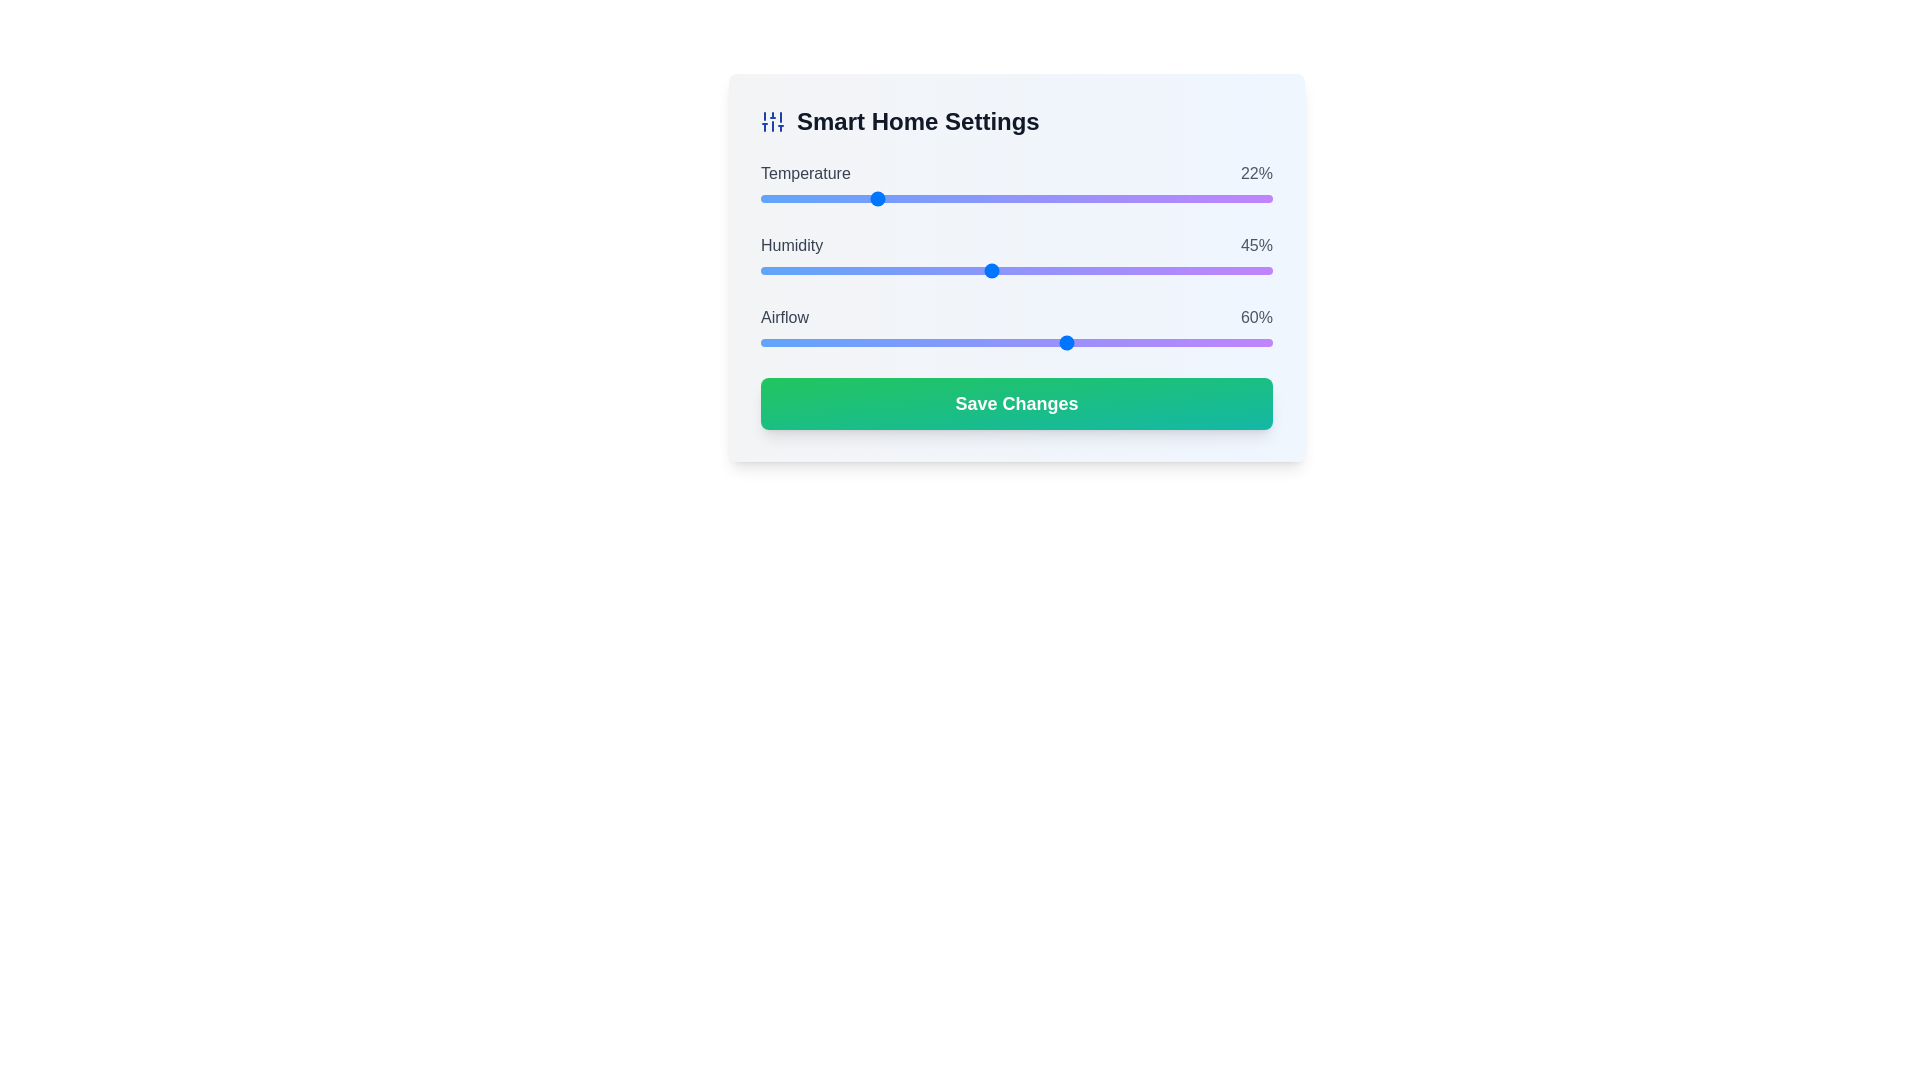 Image resolution: width=1920 pixels, height=1080 pixels. Describe the element at coordinates (944, 199) in the screenshot. I see `temperature slider` at that location.